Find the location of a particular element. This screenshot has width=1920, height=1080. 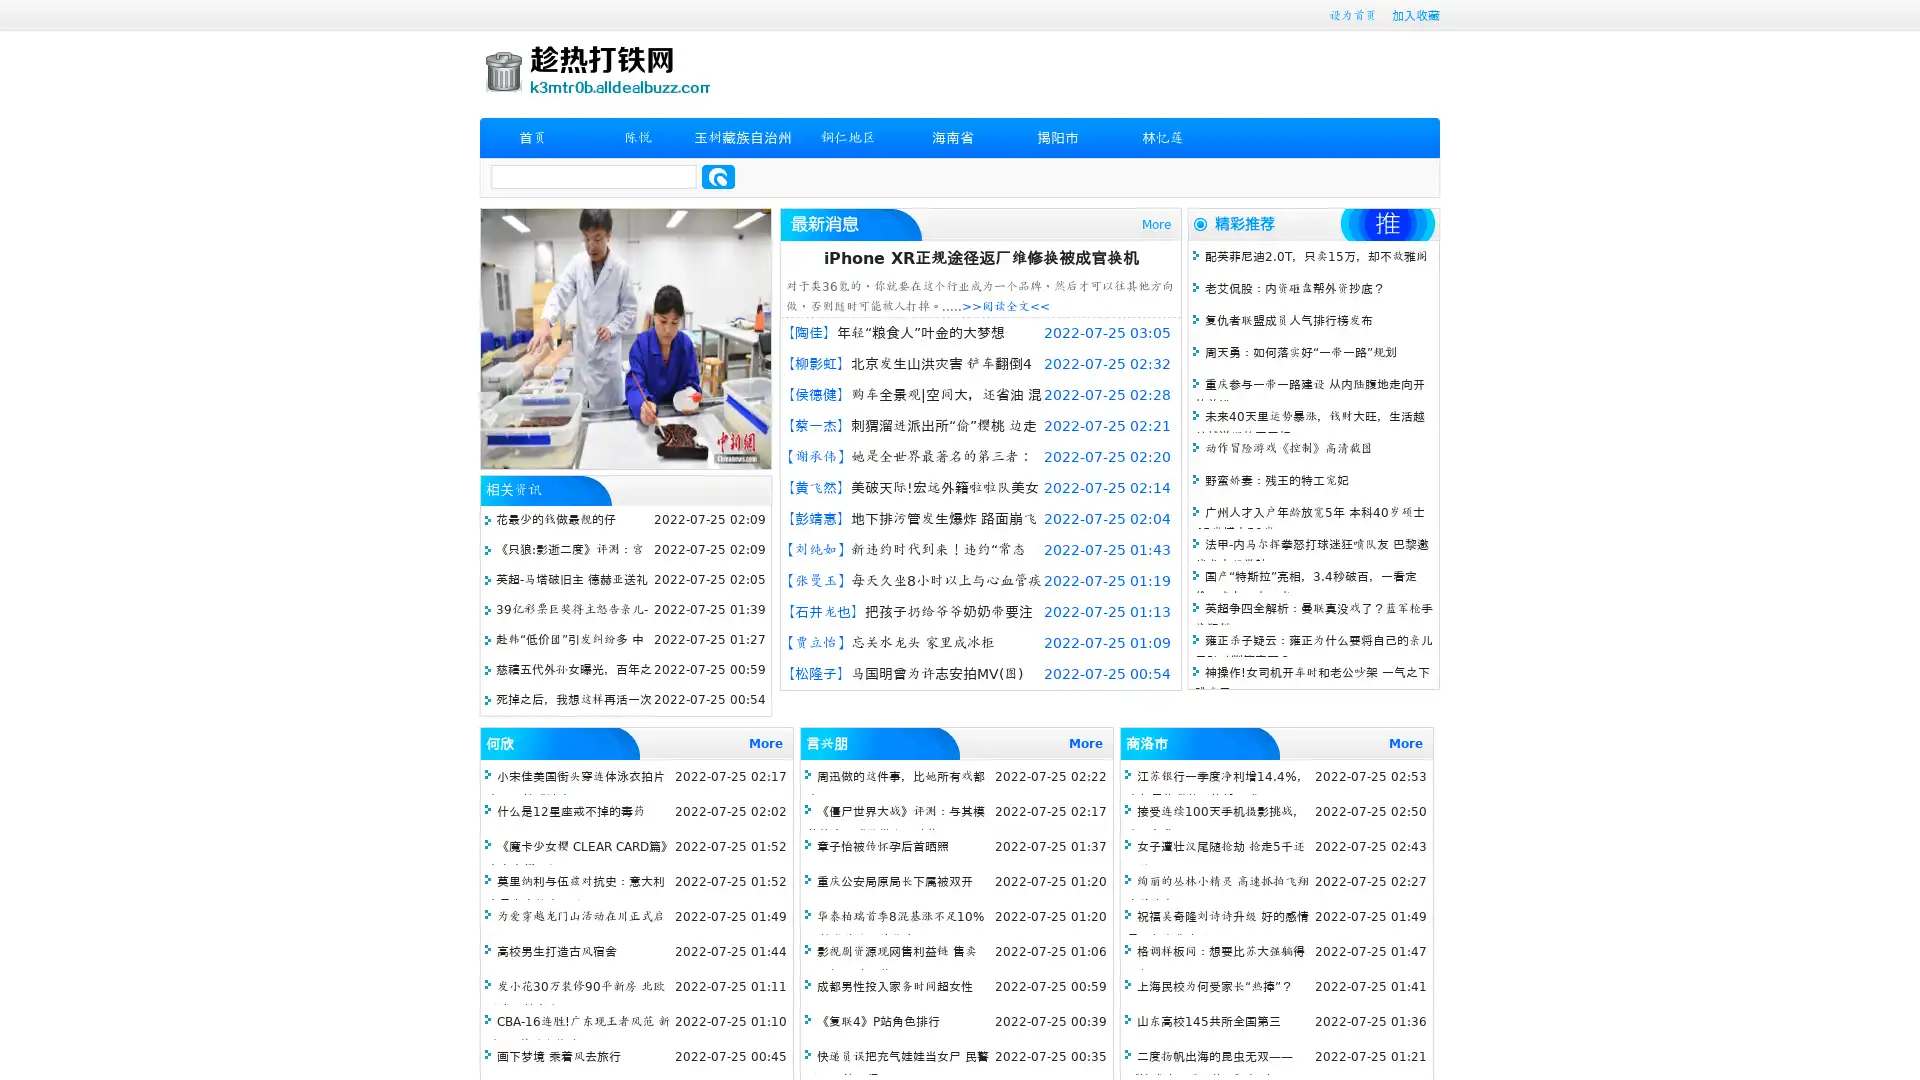

Search is located at coordinates (718, 176).